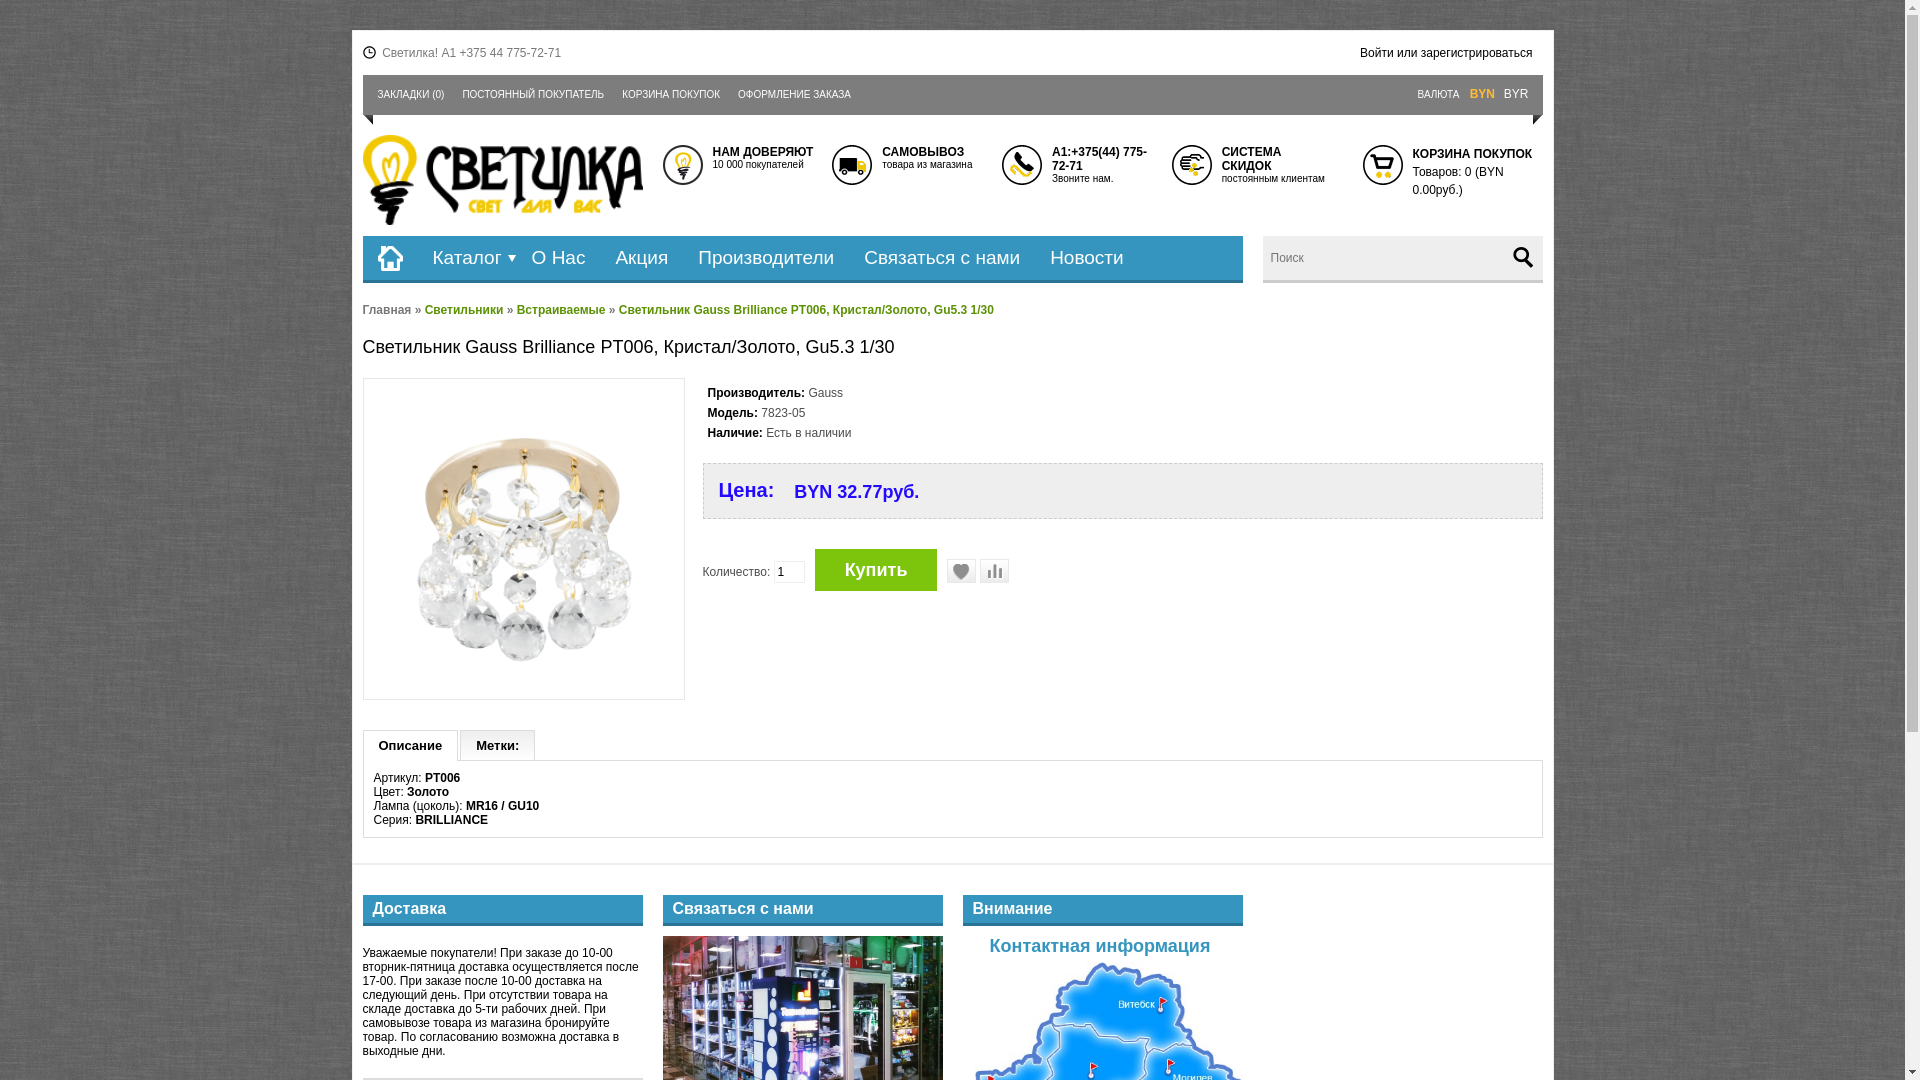  What do you see at coordinates (1482, 94) in the screenshot?
I see `'BYN'` at bounding box center [1482, 94].